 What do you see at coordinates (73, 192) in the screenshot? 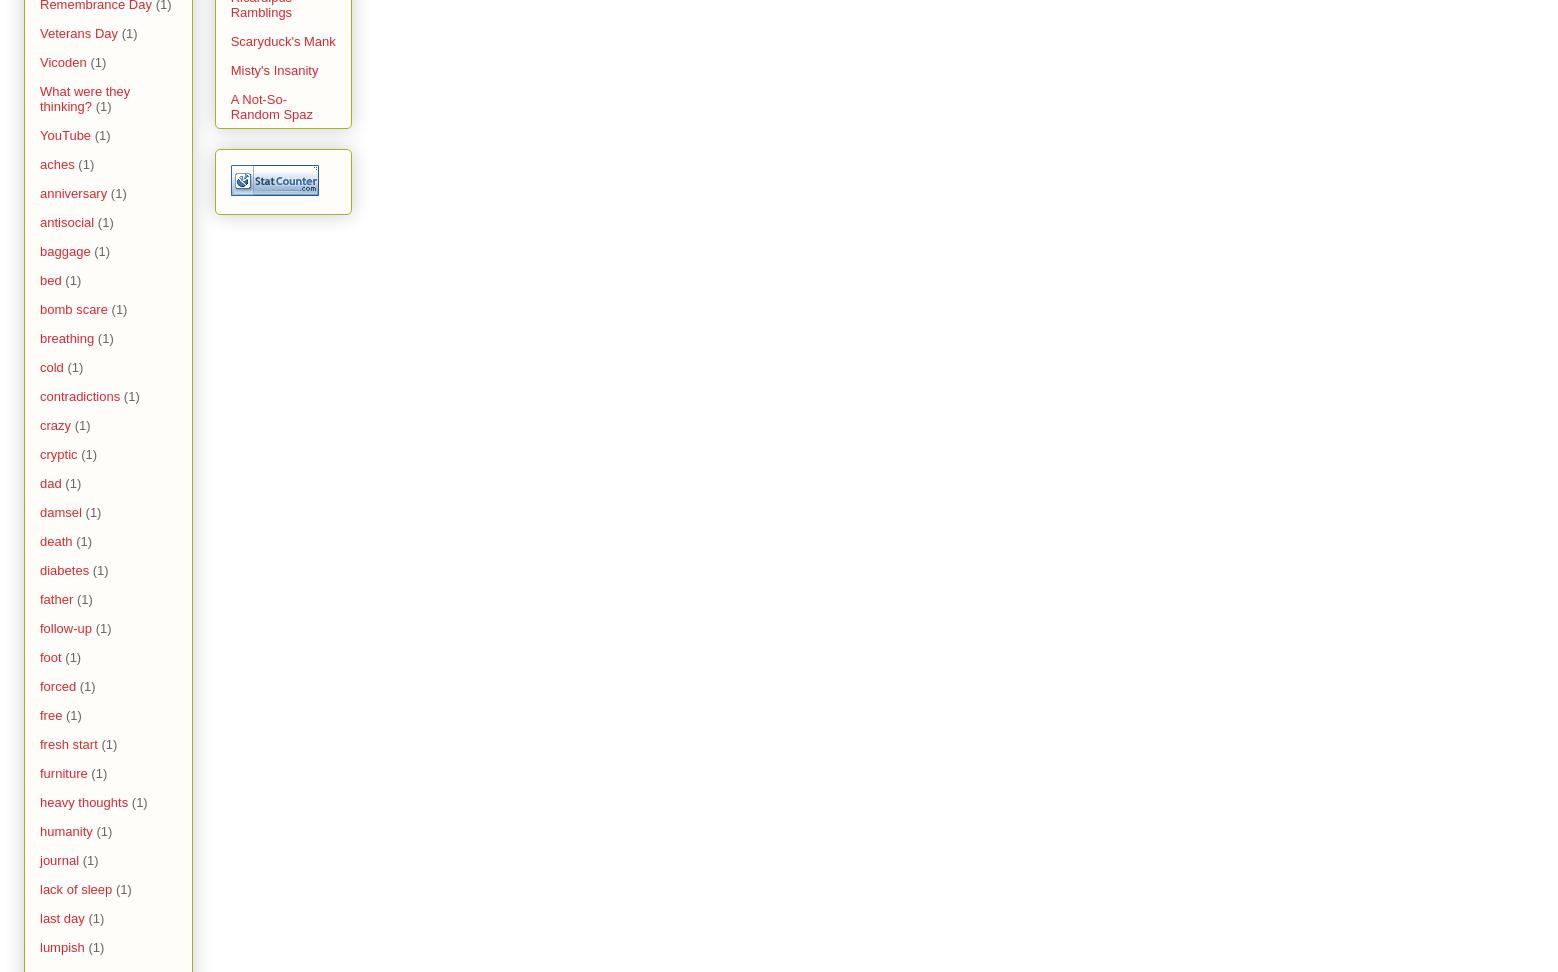
I see `'anniversary'` at bounding box center [73, 192].